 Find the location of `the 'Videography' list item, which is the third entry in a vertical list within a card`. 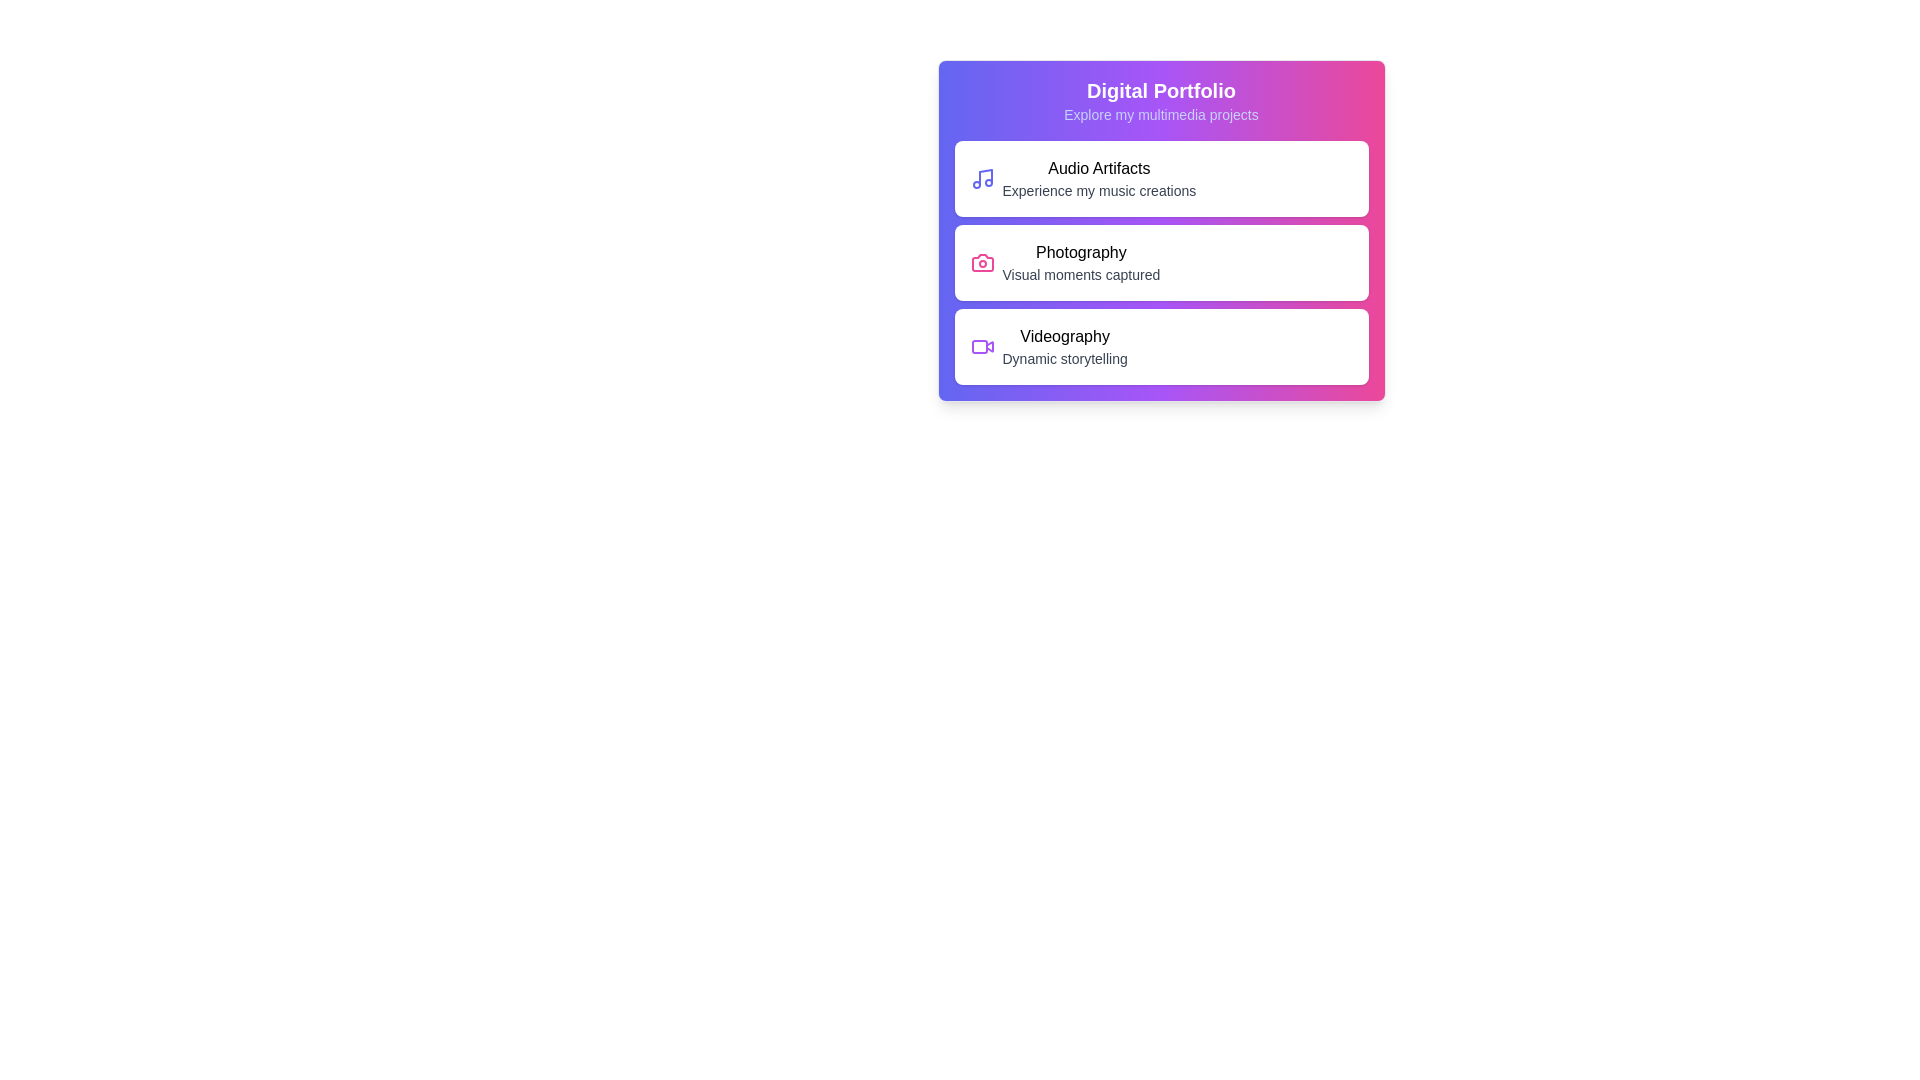

the 'Videography' list item, which is the third entry in a vertical list within a card is located at coordinates (1064, 346).